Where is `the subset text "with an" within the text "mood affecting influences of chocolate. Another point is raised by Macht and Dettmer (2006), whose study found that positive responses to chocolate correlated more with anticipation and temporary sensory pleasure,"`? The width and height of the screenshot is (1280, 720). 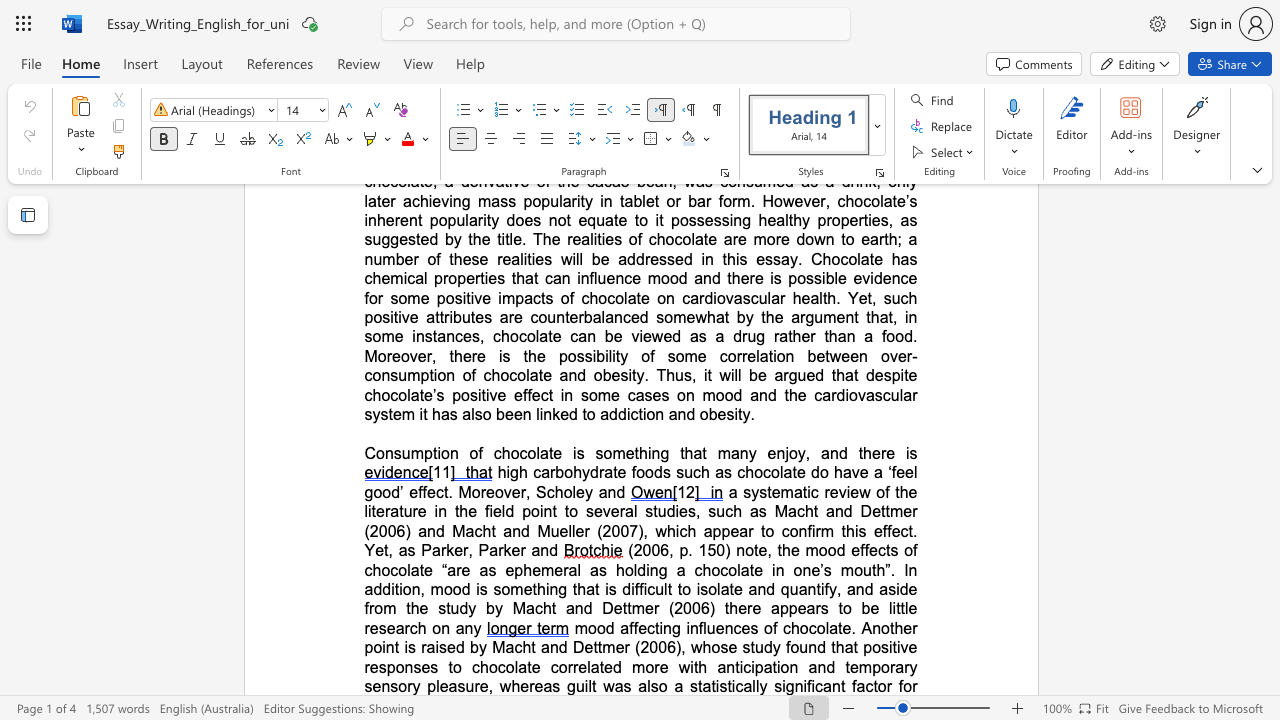
the subset text "with an" within the text "mood affecting influences of chocolate. Another point is raised by Macht and Dettmer (2006), whose study found that positive responses to chocolate correlated more with anticipation and temporary sensory pleasure," is located at coordinates (678, 667).